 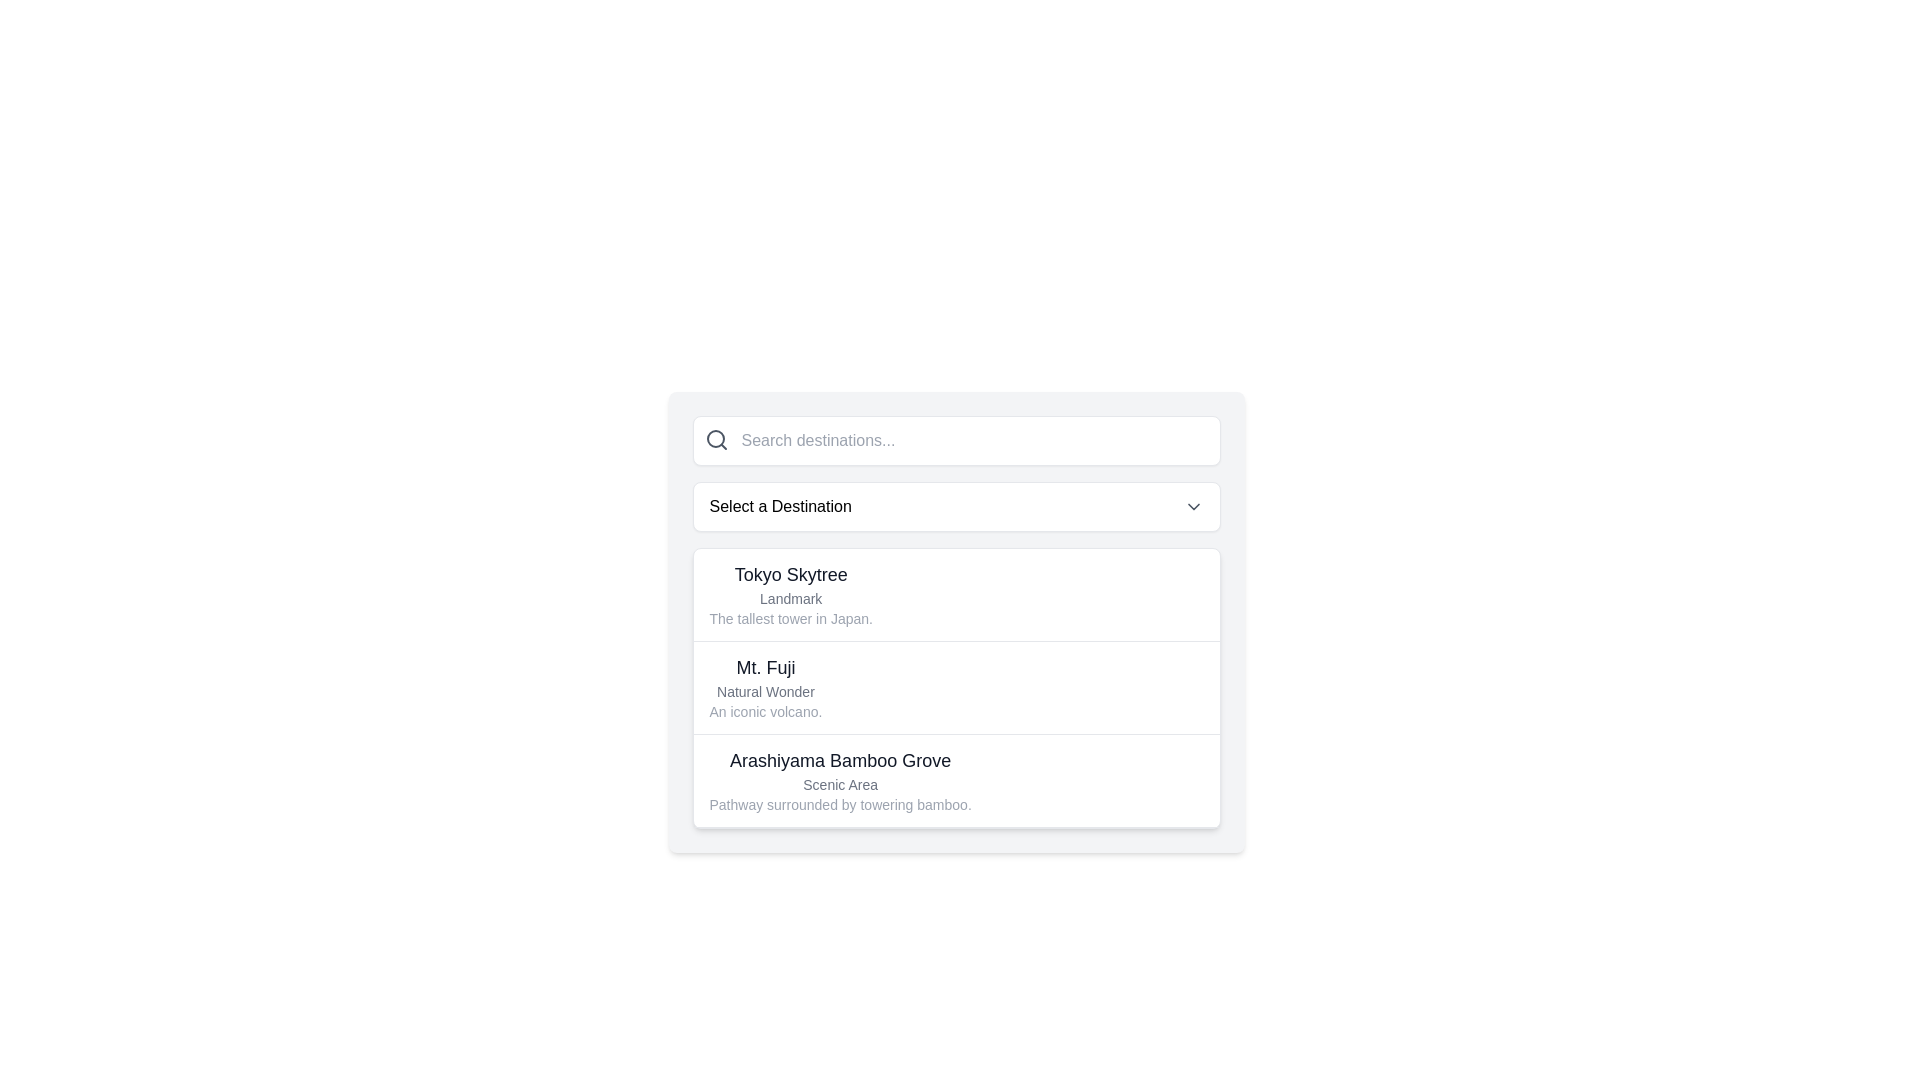 What do you see at coordinates (764, 690) in the screenshot?
I see `the text label 'Natural Wonder' which is styled in gray color and located under the title 'Mt. Fuji'` at bounding box center [764, 690].